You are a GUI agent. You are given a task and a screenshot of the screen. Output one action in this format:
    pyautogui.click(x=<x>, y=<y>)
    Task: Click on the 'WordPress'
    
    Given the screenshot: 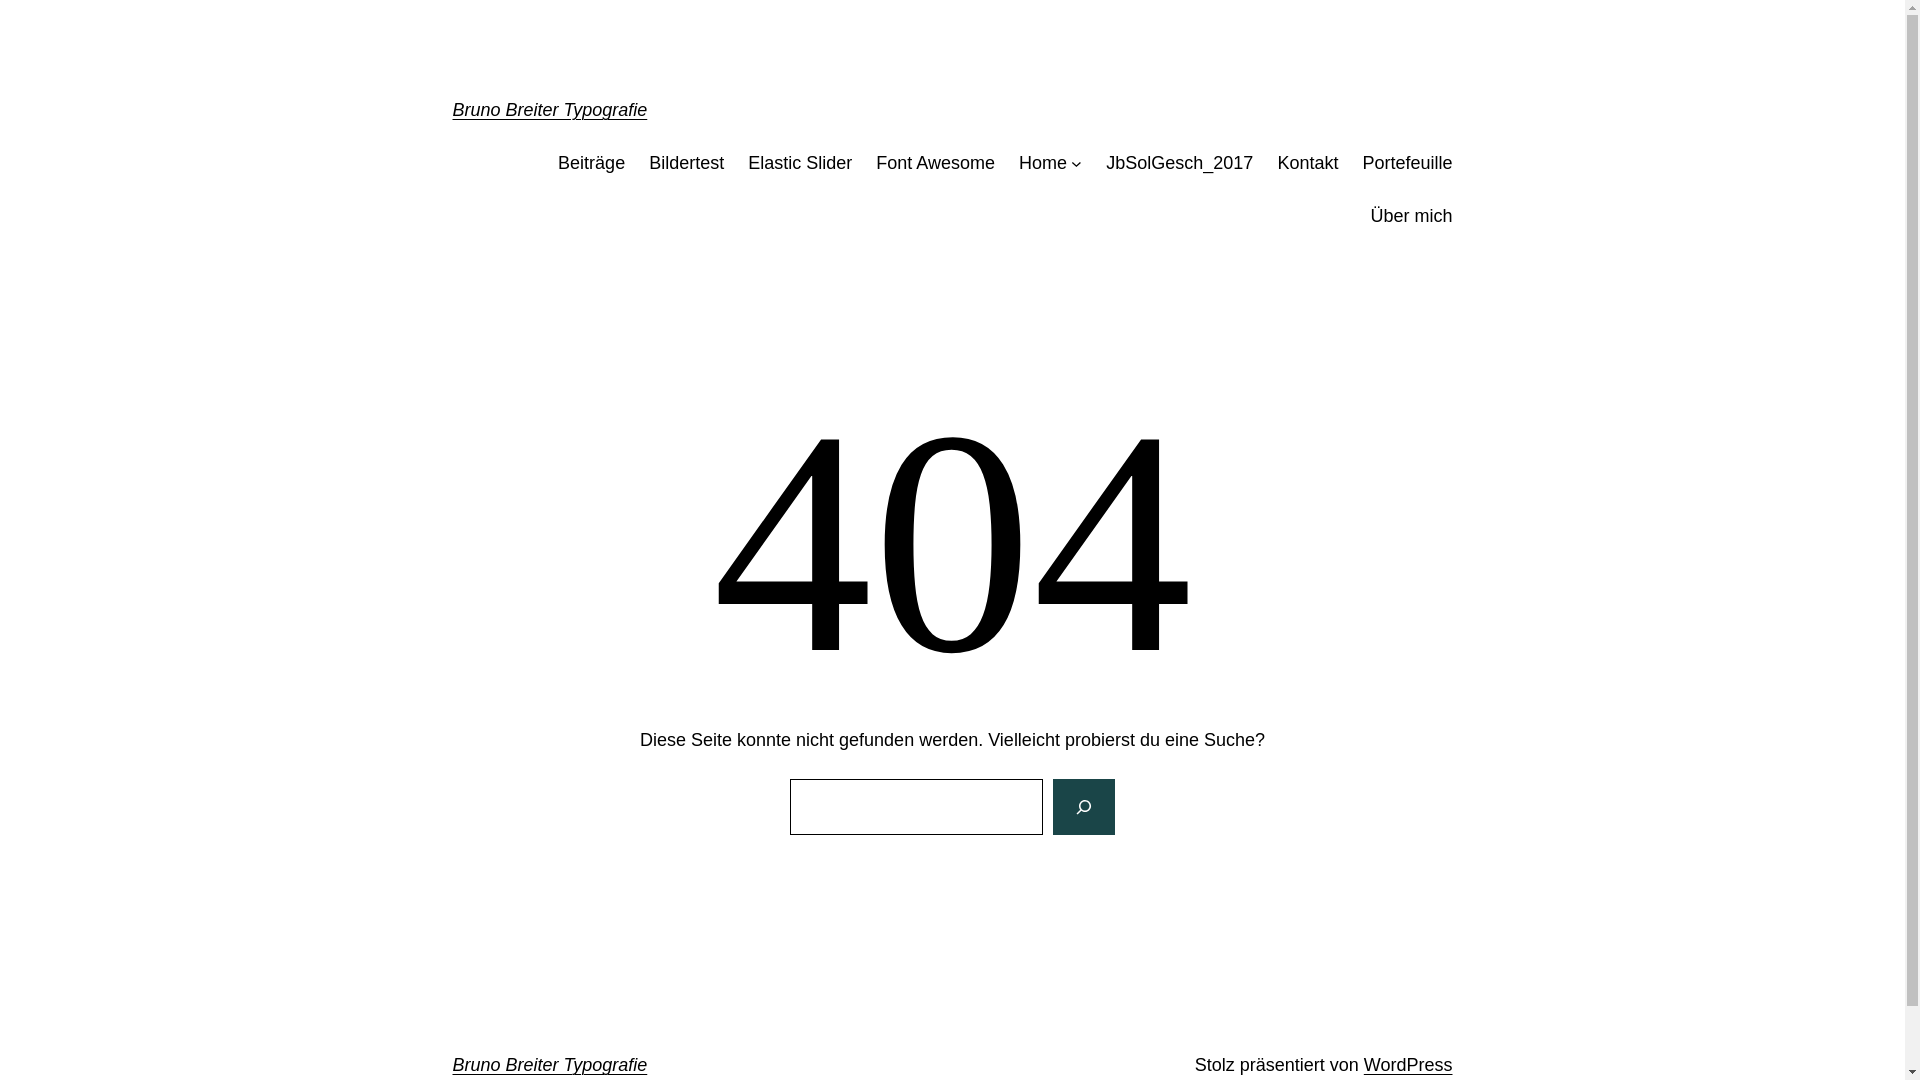 What is the action you would take?
    pyautogui.click(x=1407, y=1063)
    